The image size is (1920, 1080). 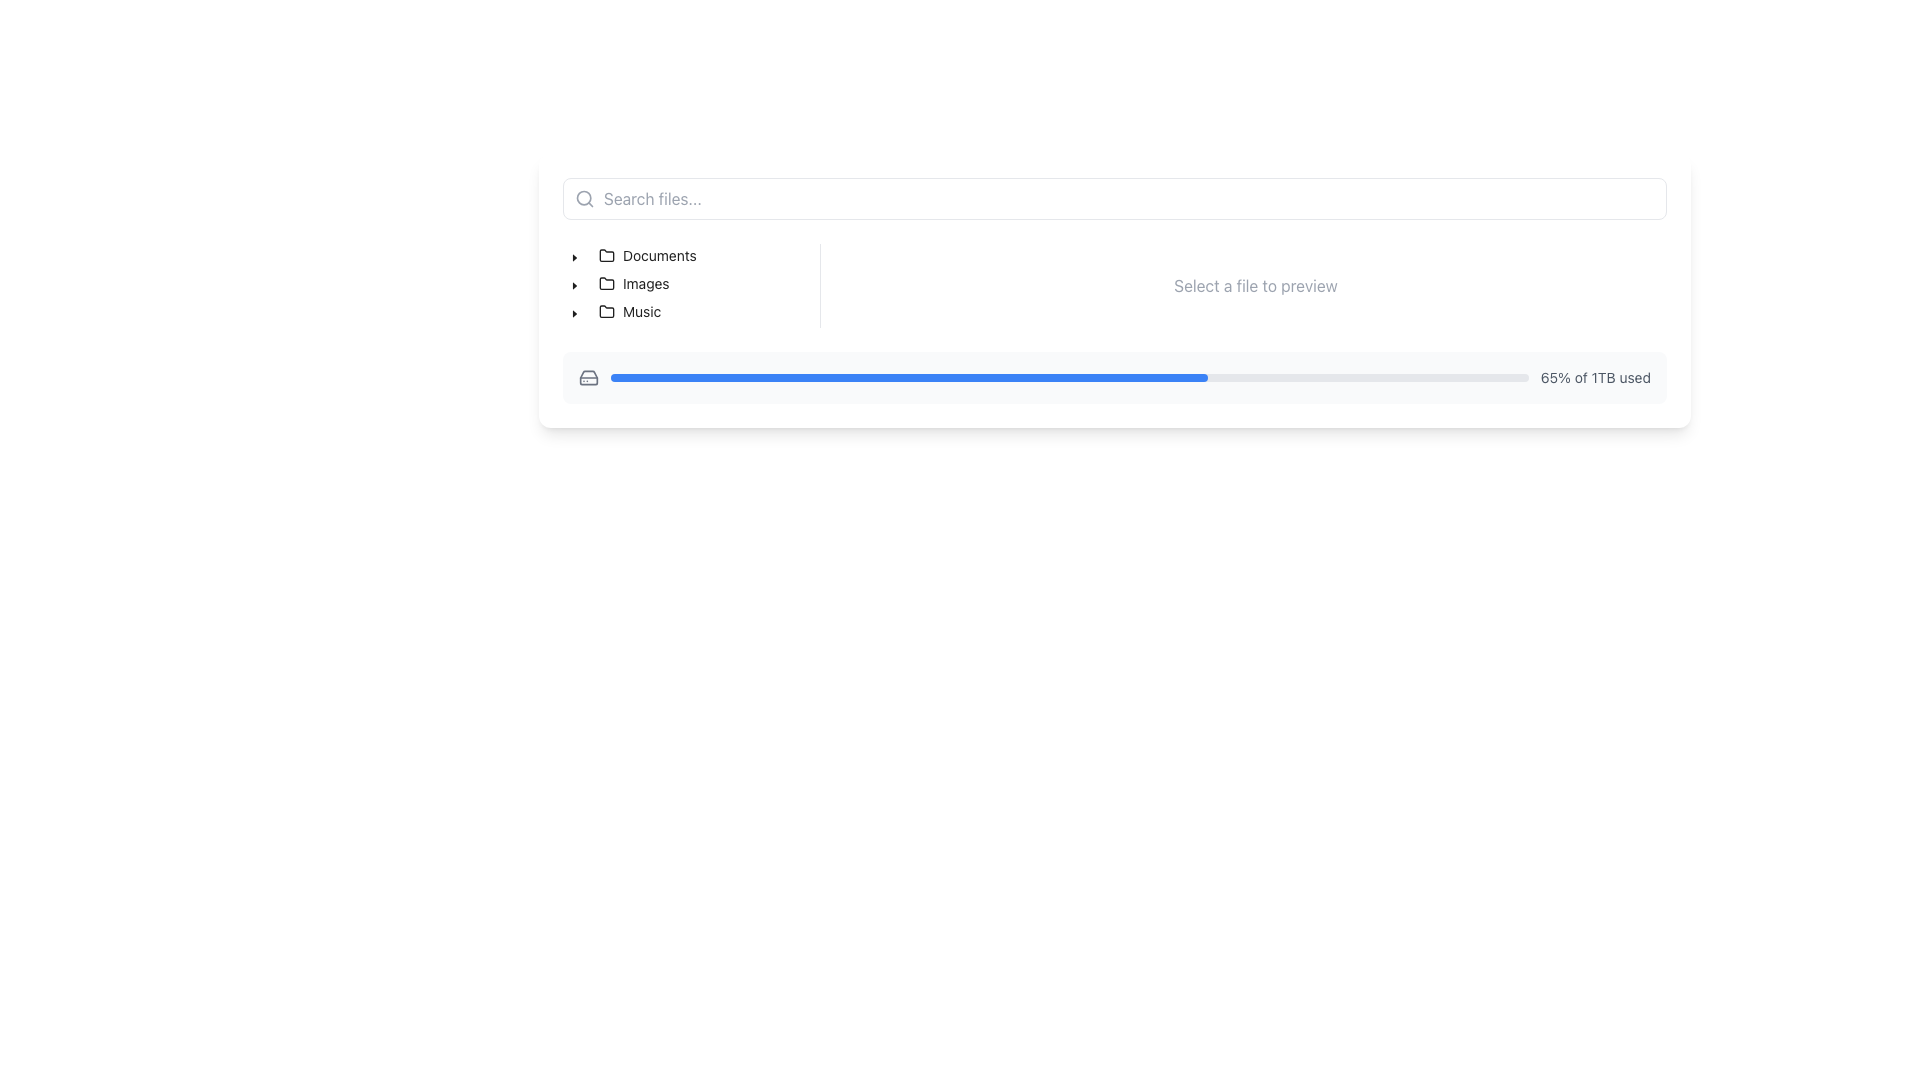 What do you see at coordinates (632, 254) in the screenshot?
I see `the 'Documents' tree item` at bounding box center [632, 254].